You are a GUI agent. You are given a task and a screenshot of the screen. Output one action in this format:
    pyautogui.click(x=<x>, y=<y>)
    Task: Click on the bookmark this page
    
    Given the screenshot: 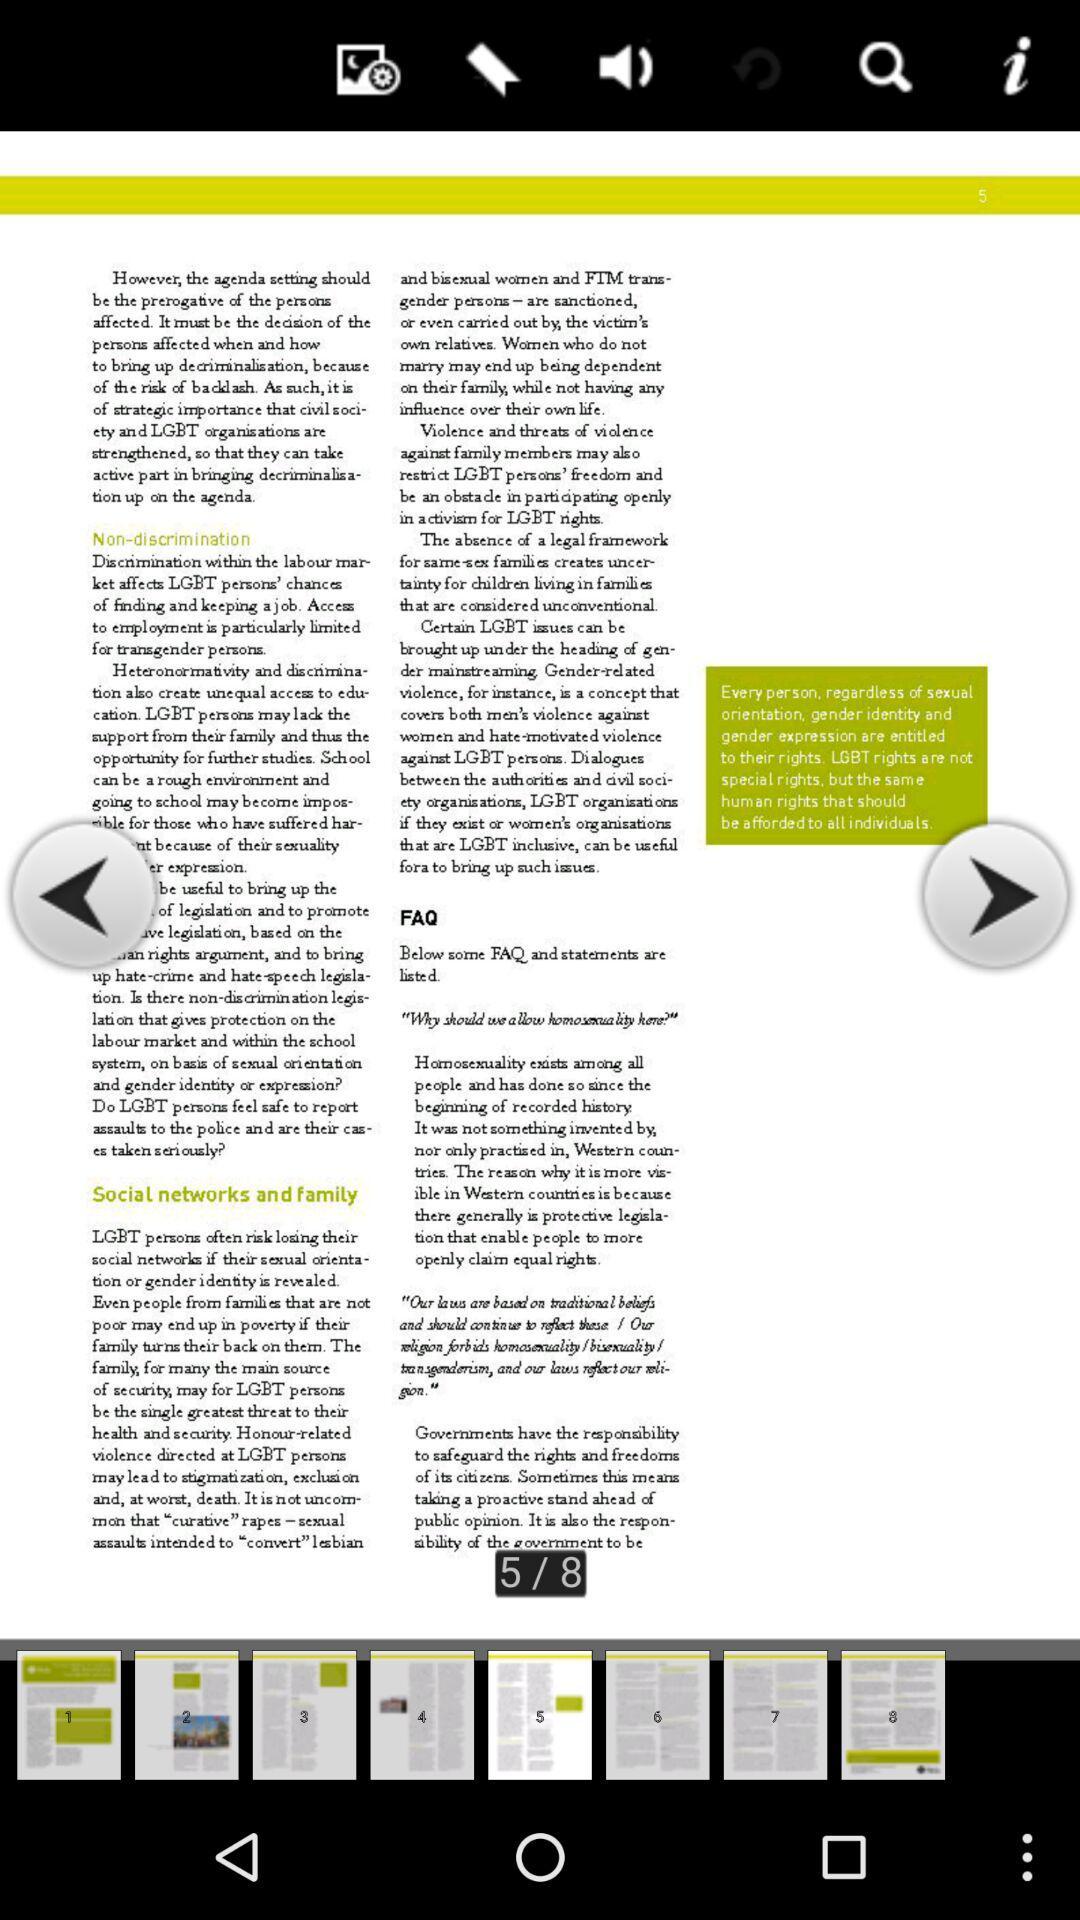 What is the action you would take?
    pyautogui.click(x=489, y=65)
    